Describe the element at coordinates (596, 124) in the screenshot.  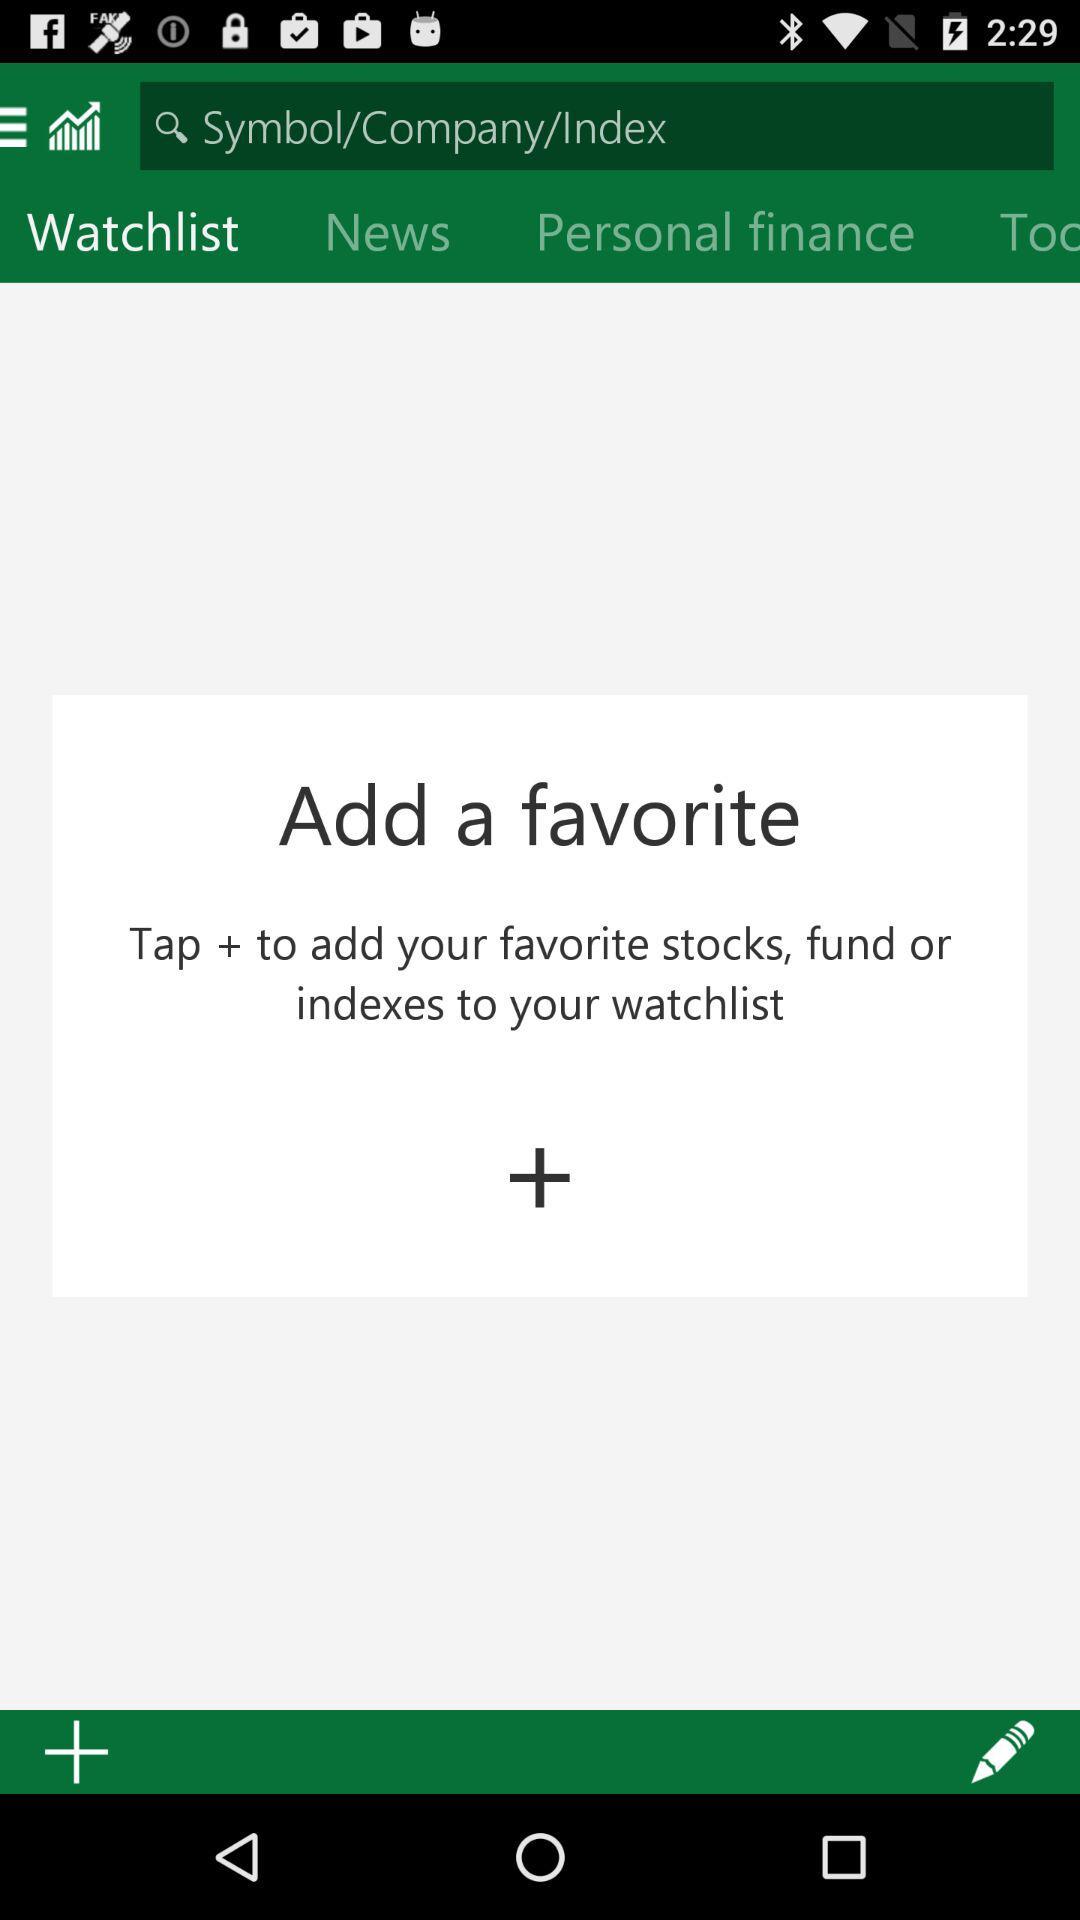
I see `input search text` at that location.